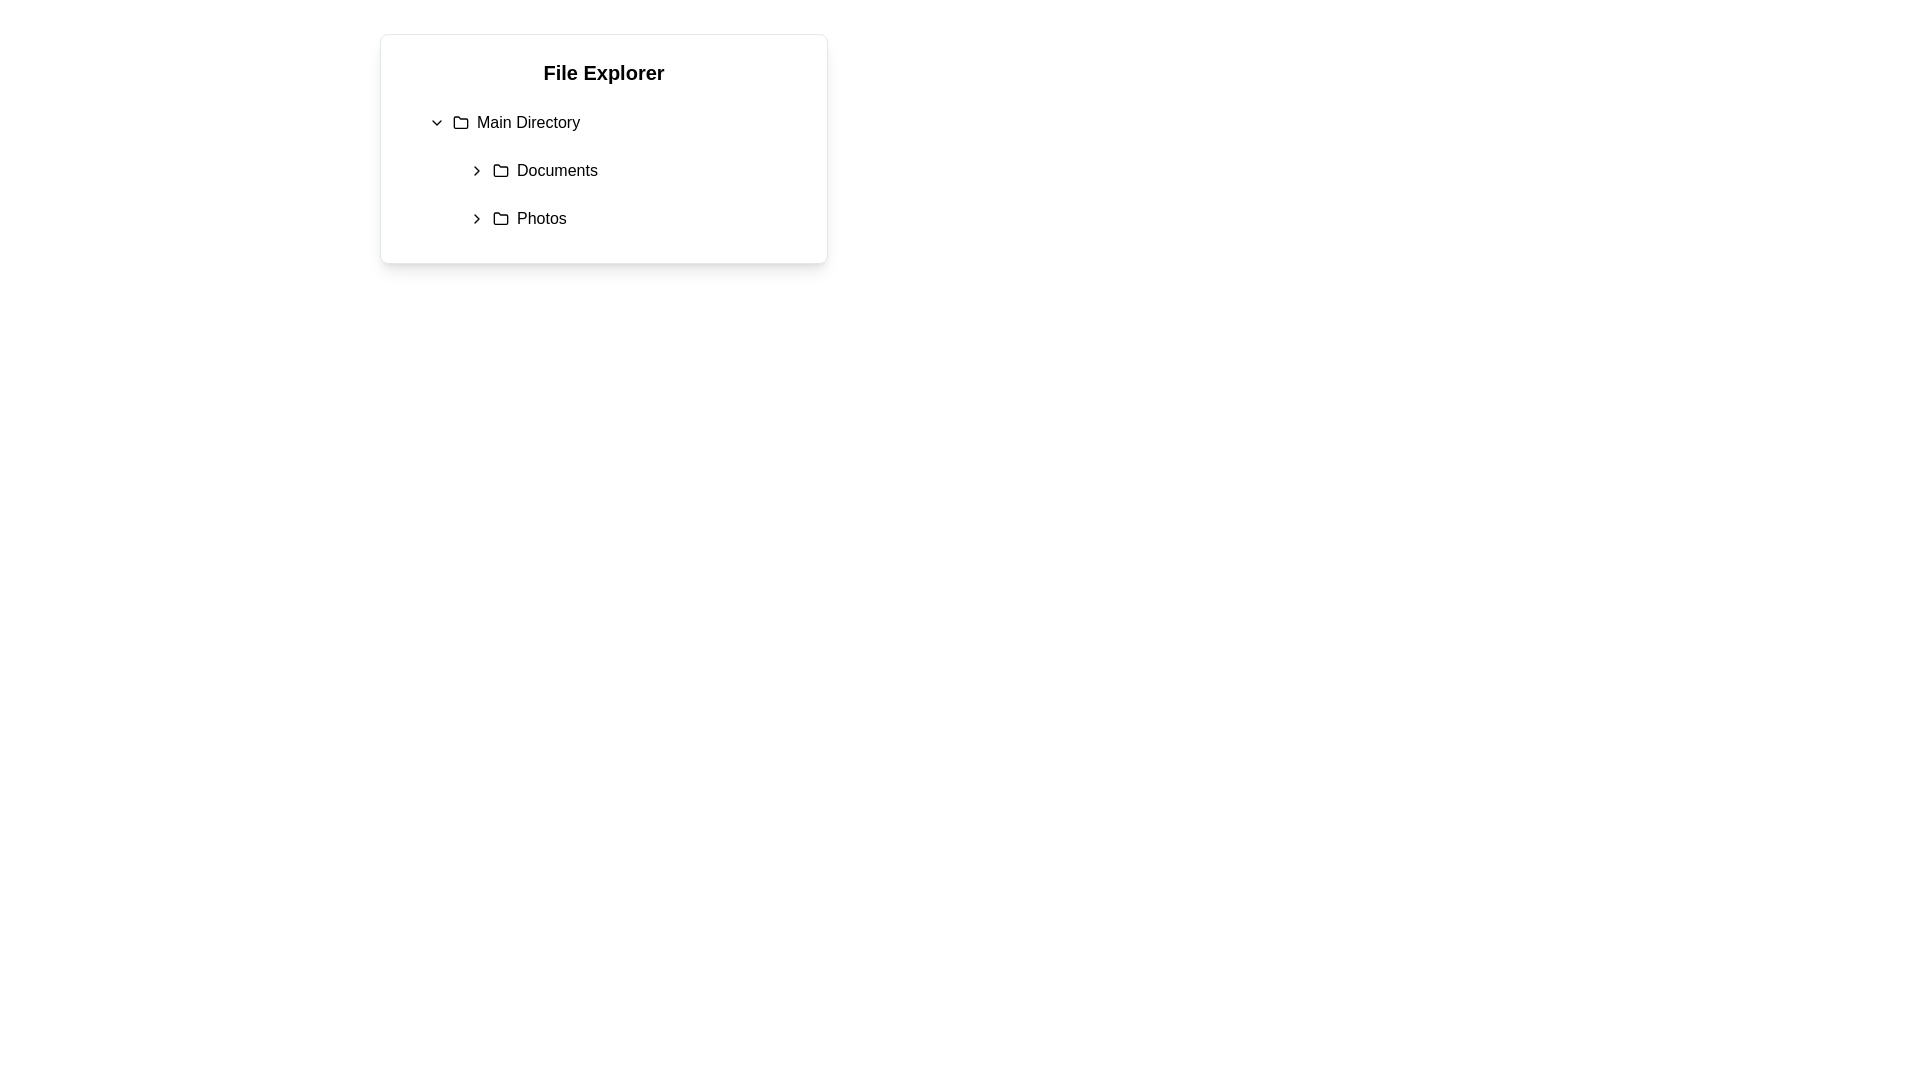 The image size is (1920, 1080). Describe the element at coordinates (631, 219) in the screenshot. I see `the 'Photos' folder entry in the file explorer` at that location.